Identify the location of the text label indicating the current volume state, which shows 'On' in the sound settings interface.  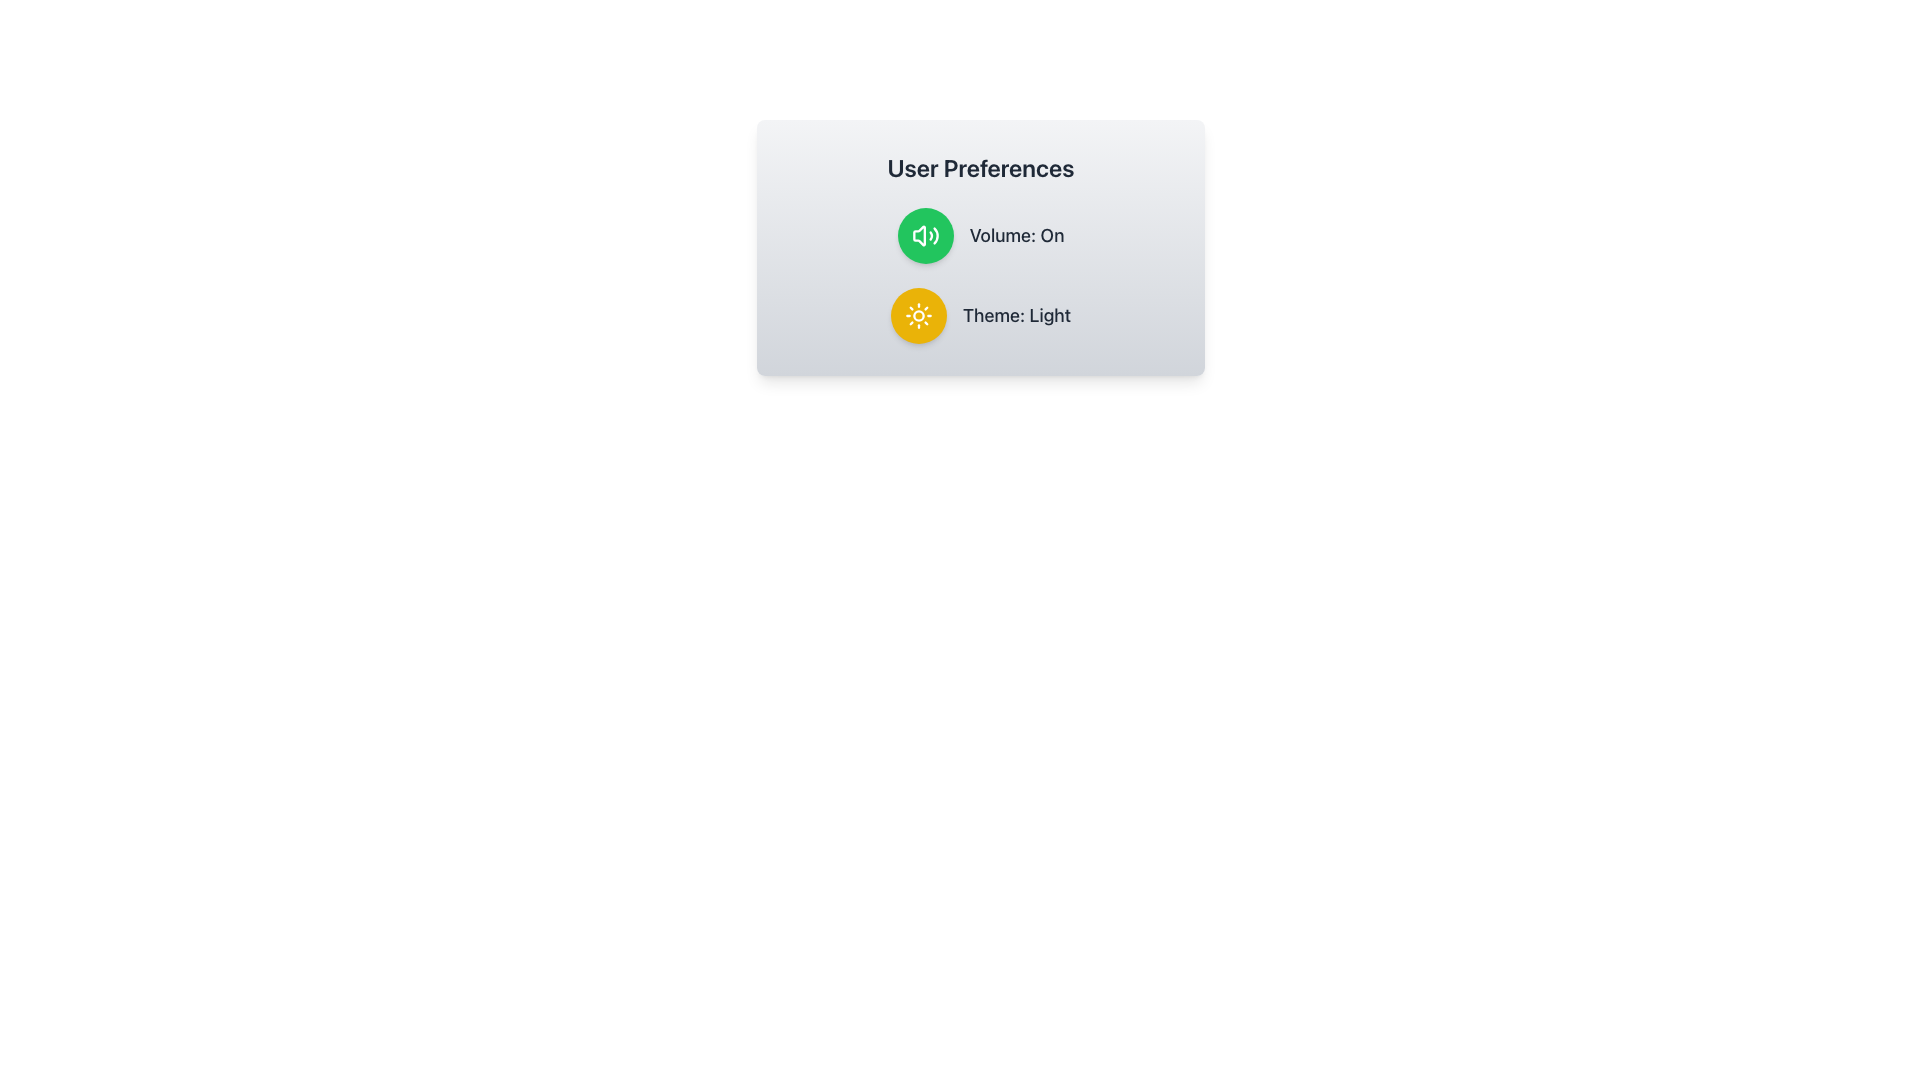
(1017, 234).